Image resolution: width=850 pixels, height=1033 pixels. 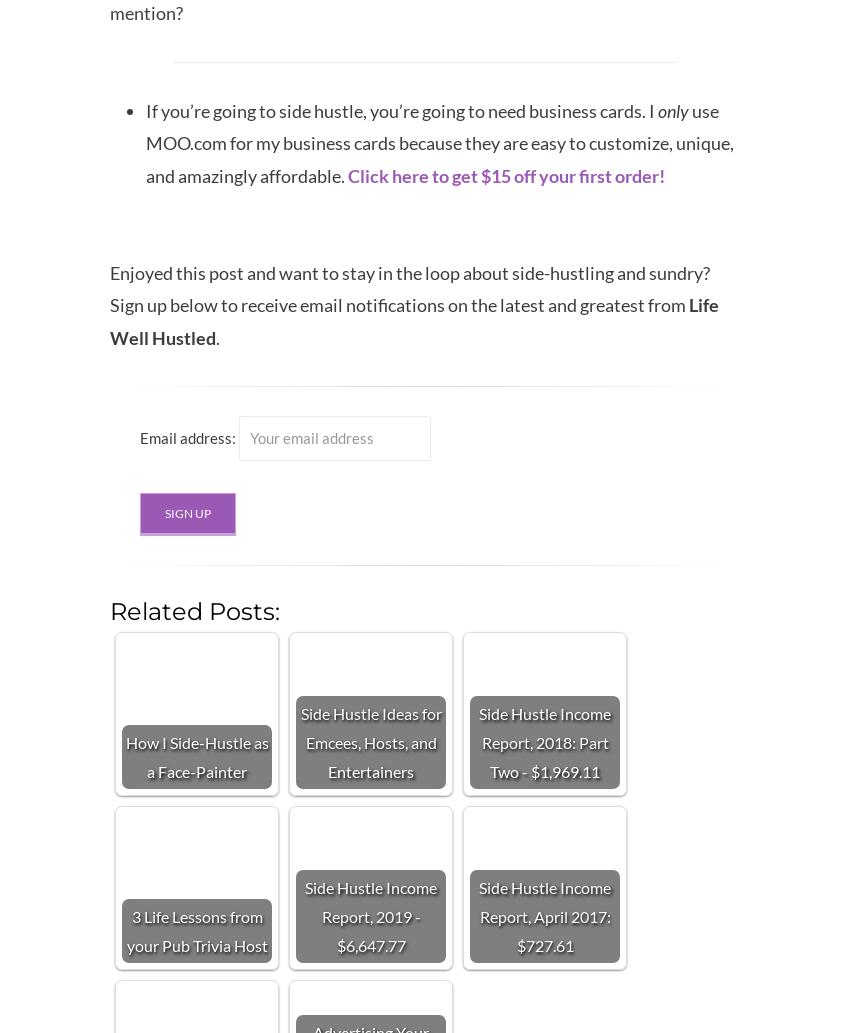 What do you see at coordinates (544, 914) in the screenshot?
I see `'Side Hustle Income Report, April 2017: $727.61'` at bounding box center [544, 914].